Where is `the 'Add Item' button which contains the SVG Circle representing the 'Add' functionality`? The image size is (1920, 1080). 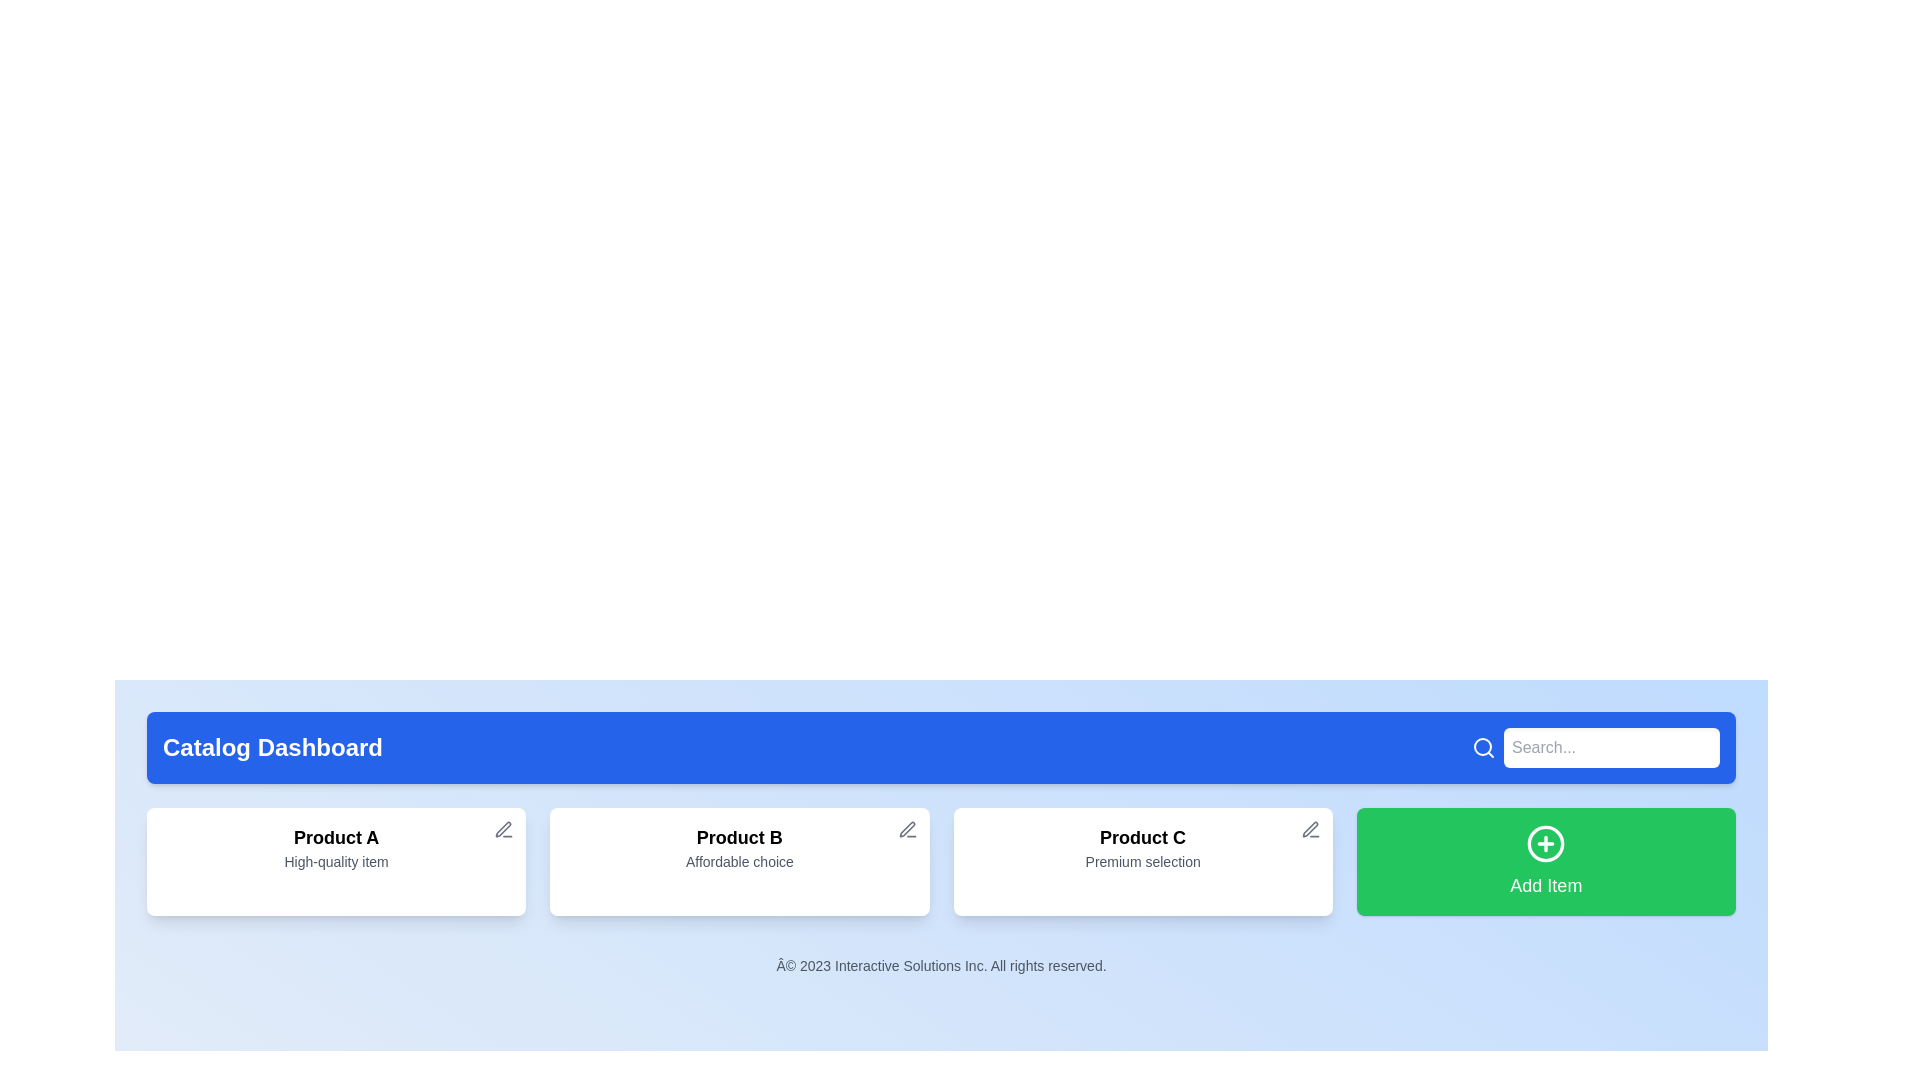
the 'Add Item' button which contains the SVG Circle representing the 'Add' functionality is located at coordinates (1545, 844).